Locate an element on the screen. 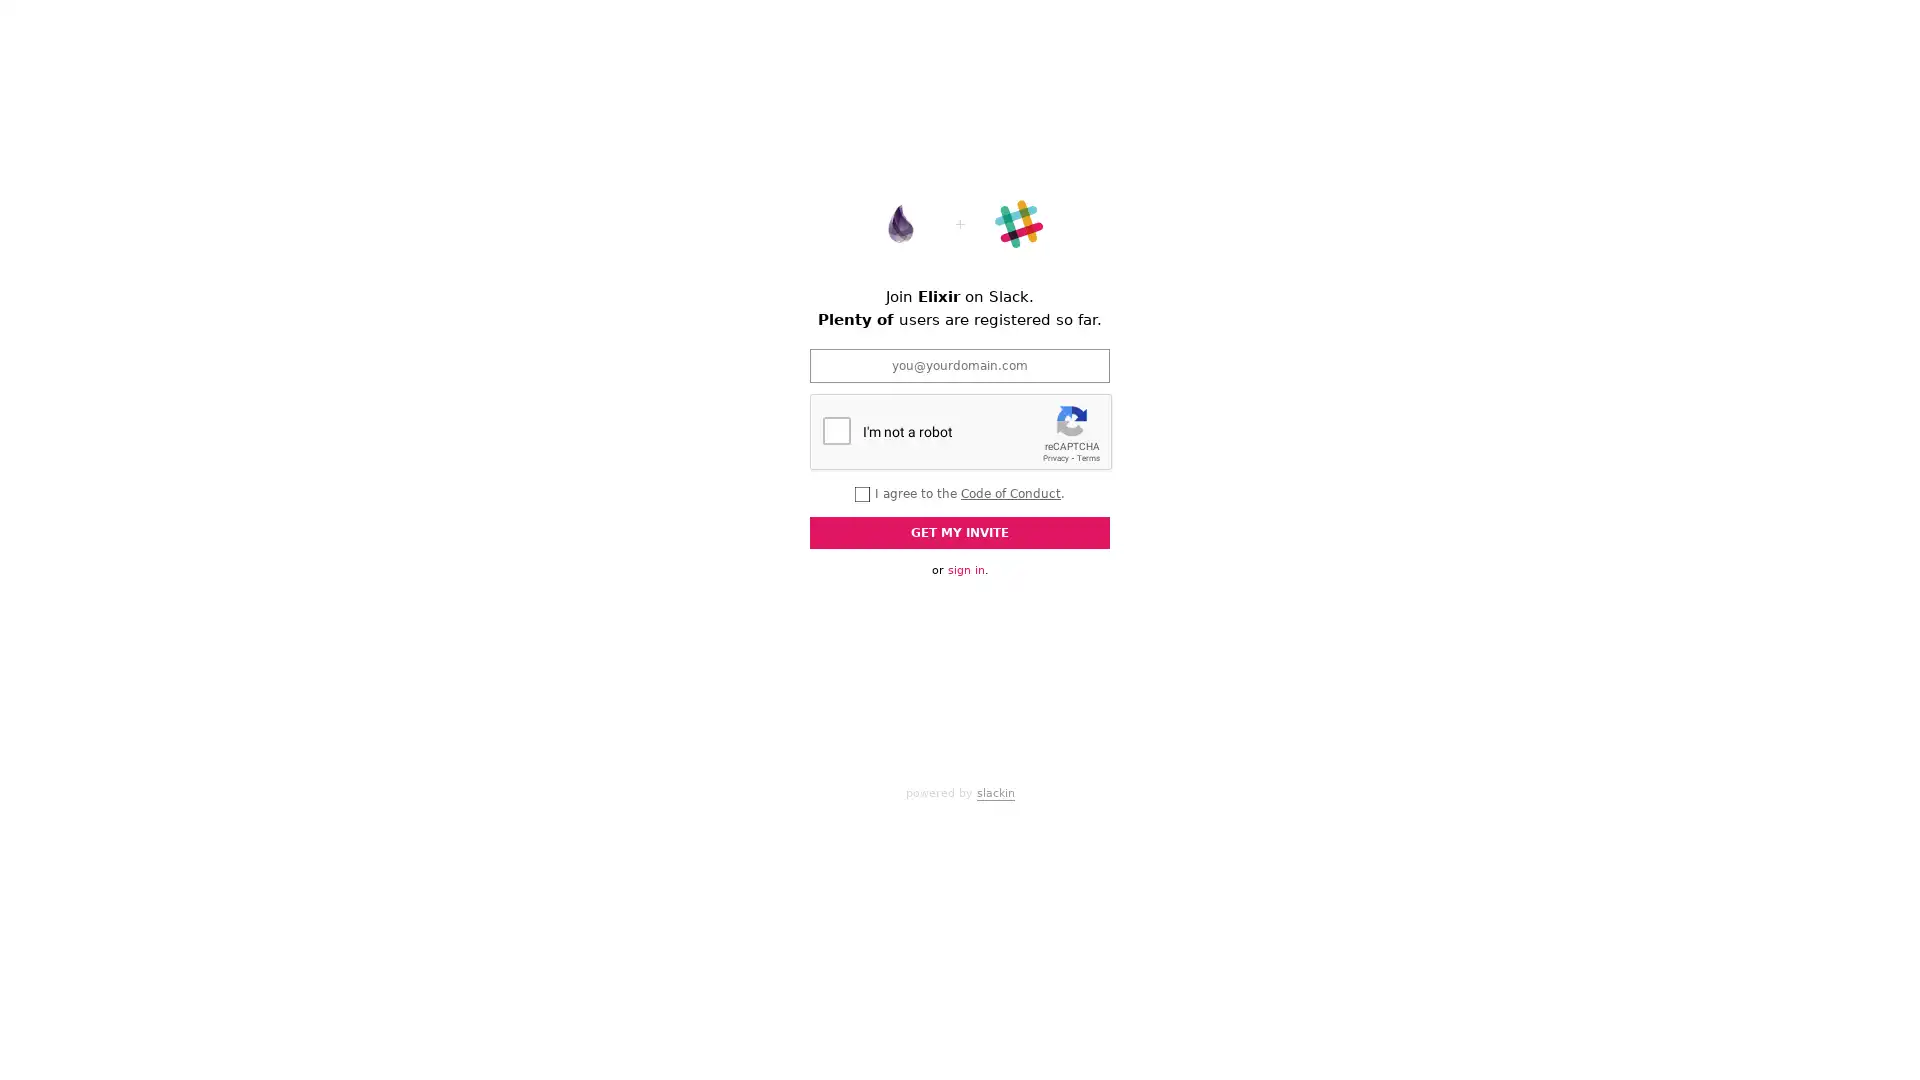  GET MY INVITE is located at coordinates (960, 531).